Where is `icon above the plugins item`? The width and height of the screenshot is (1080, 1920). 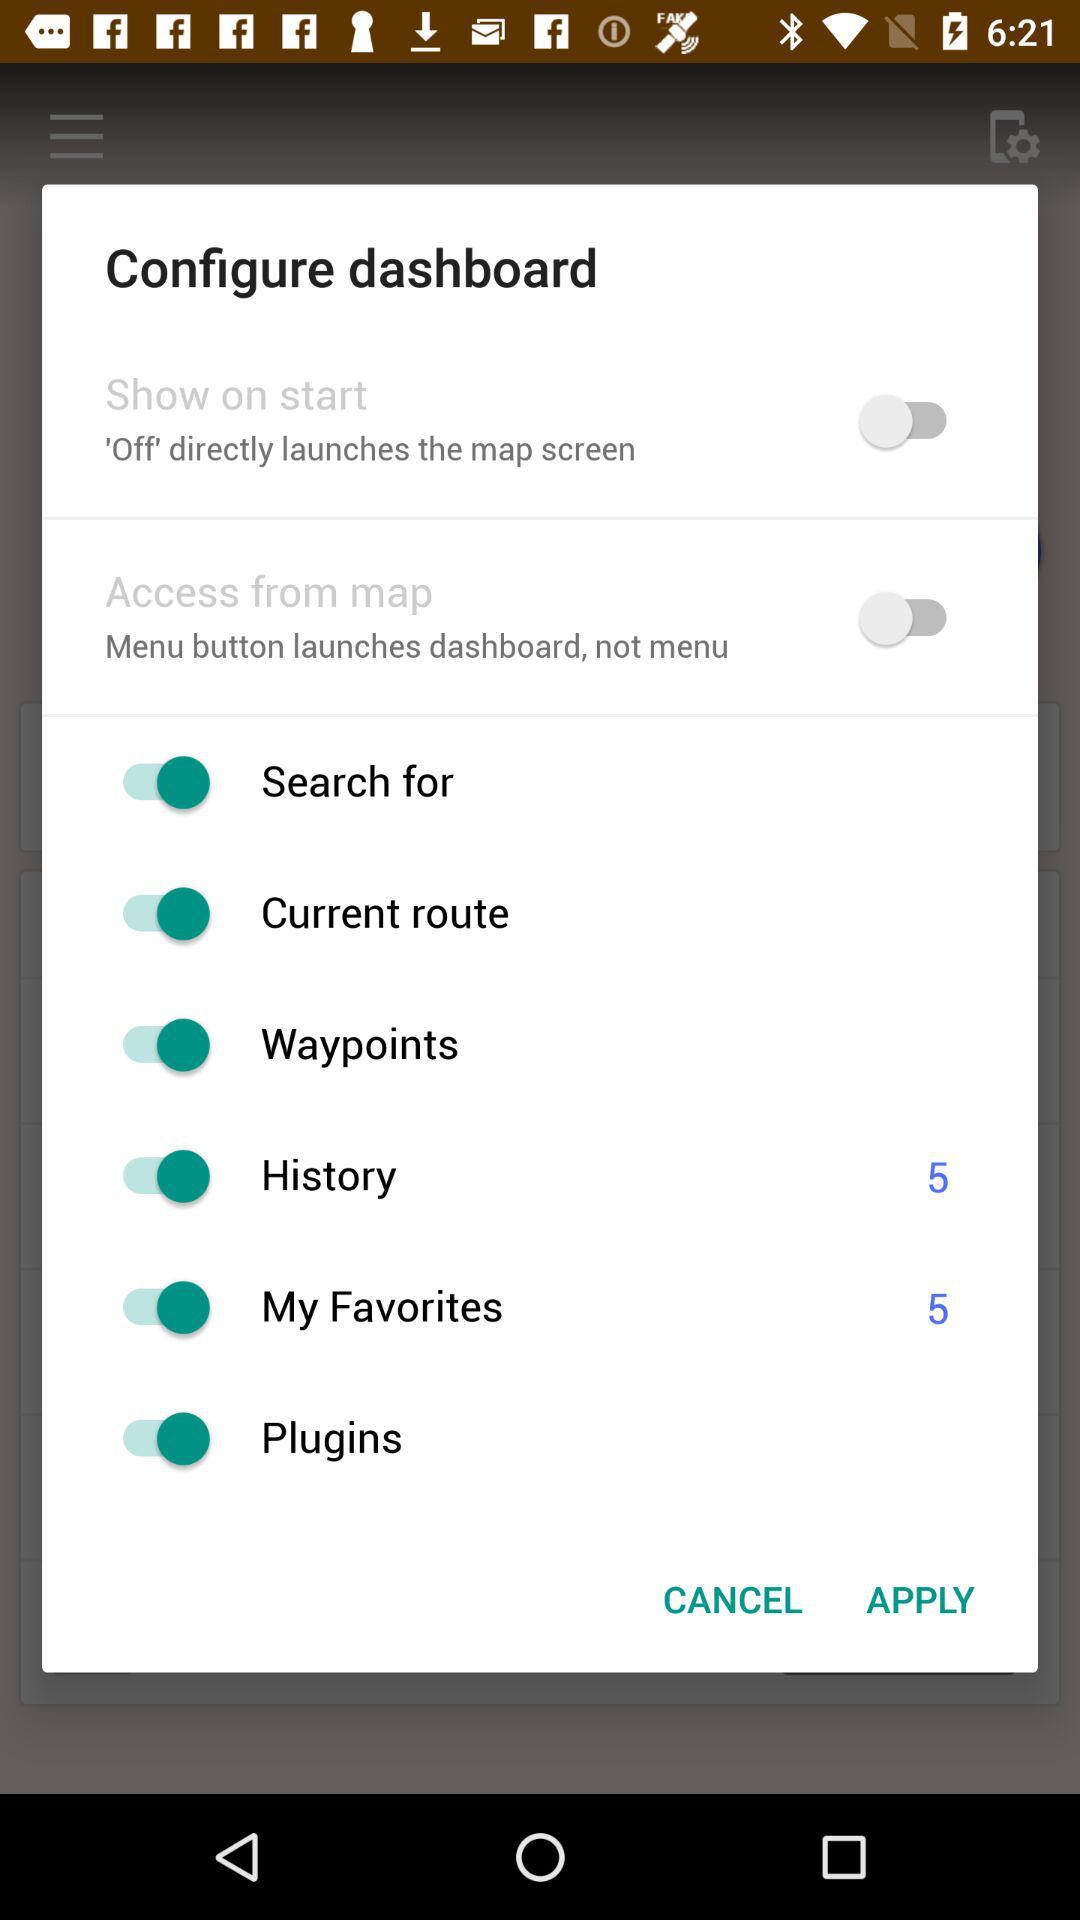 icon above the plugins item is located at coordinates (568, 1307).